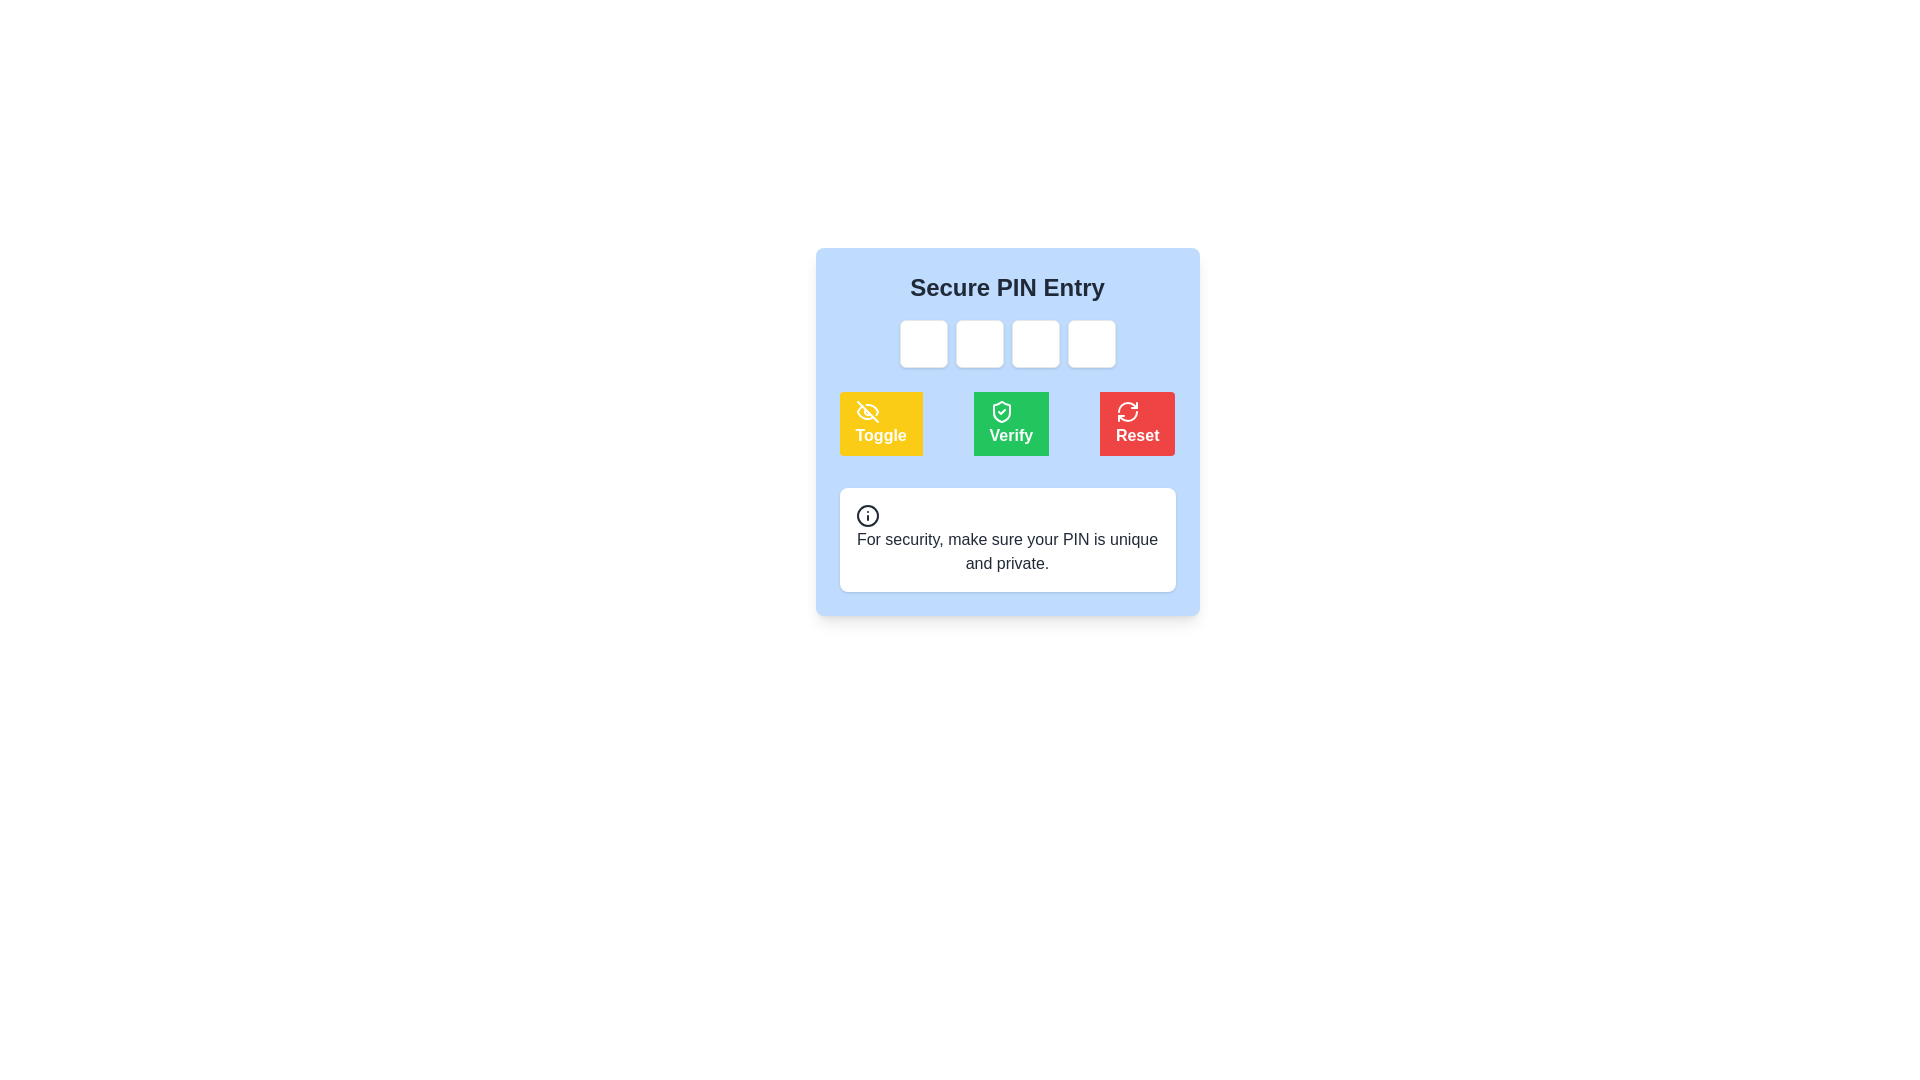  What do you see at coordinates (1001, 411) in the screenshot?
I see `the shield icon with a checkmark inside the 'Verify' button, which has a green background and is positioned below the Secure PIN Entry input fields` at bounding box center [1001, 411].